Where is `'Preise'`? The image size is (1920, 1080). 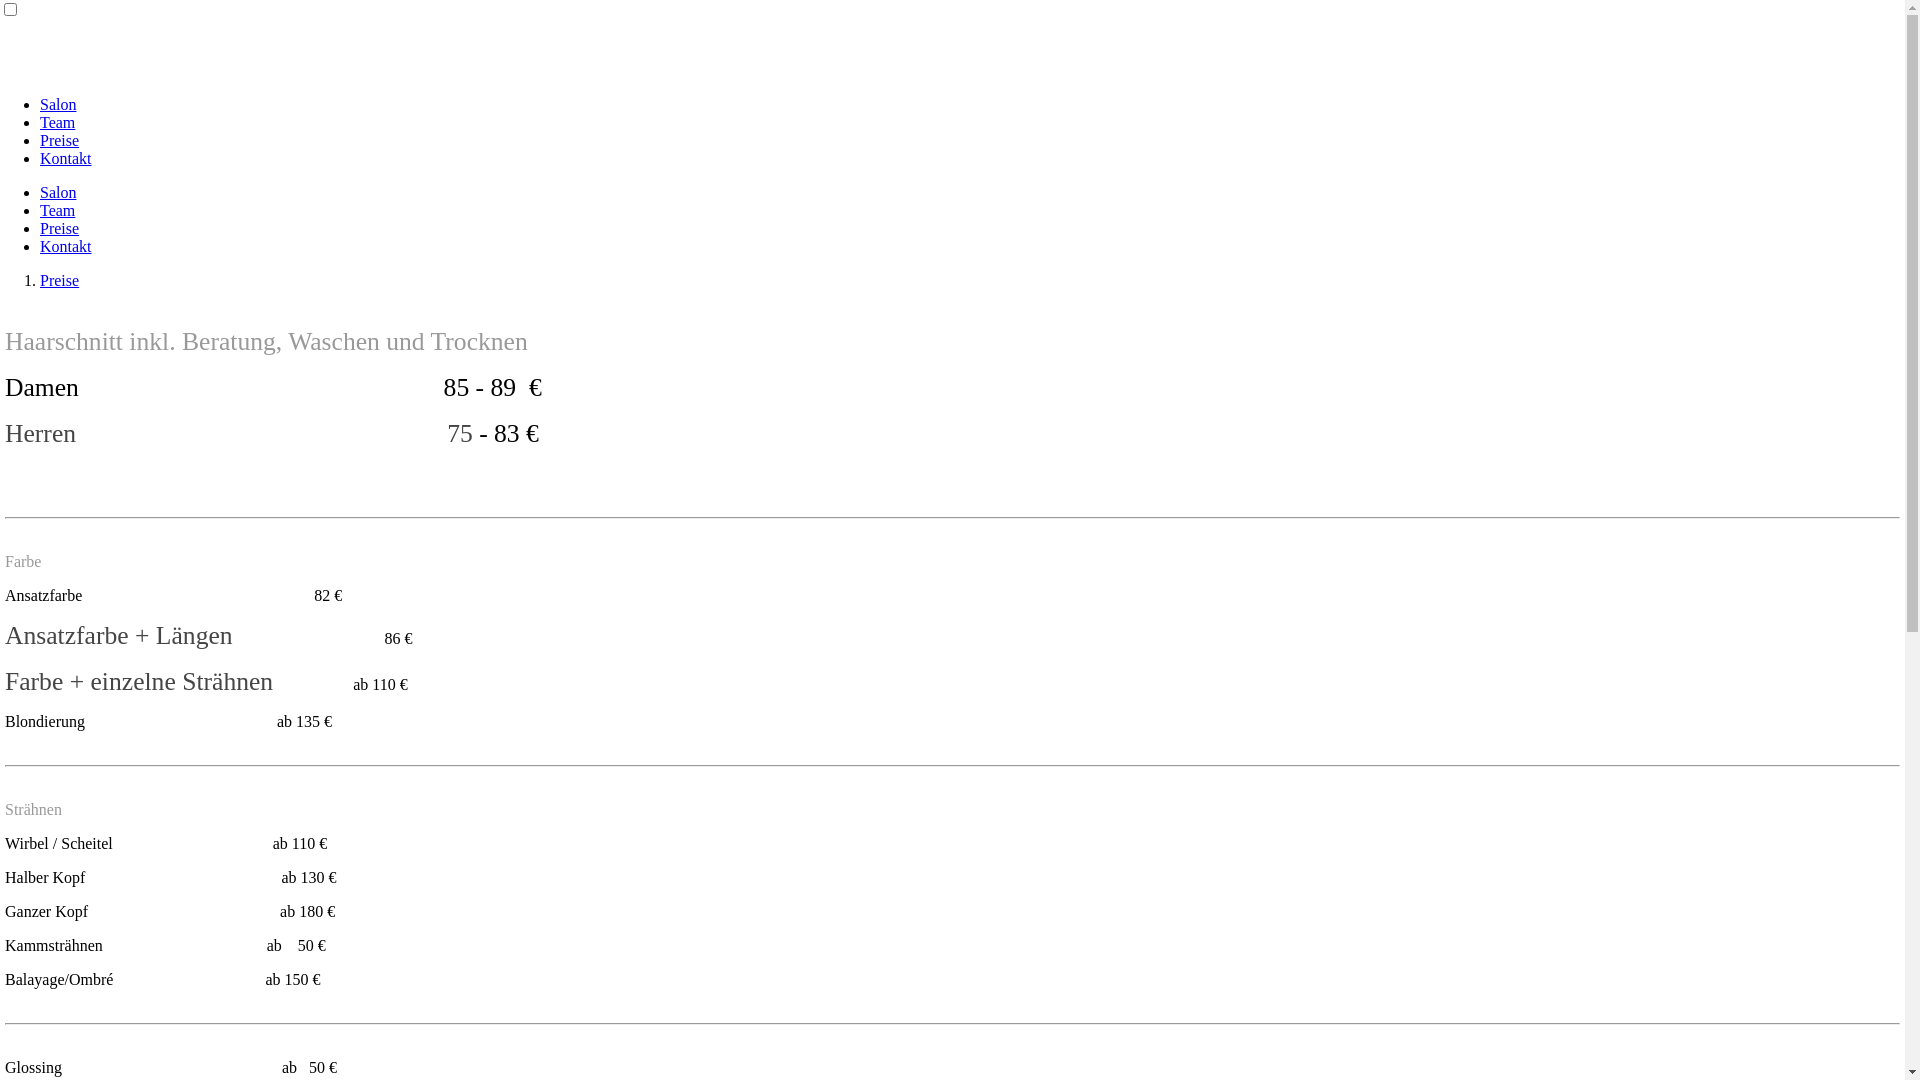
'Preise' is located at coordinates (59, 280).